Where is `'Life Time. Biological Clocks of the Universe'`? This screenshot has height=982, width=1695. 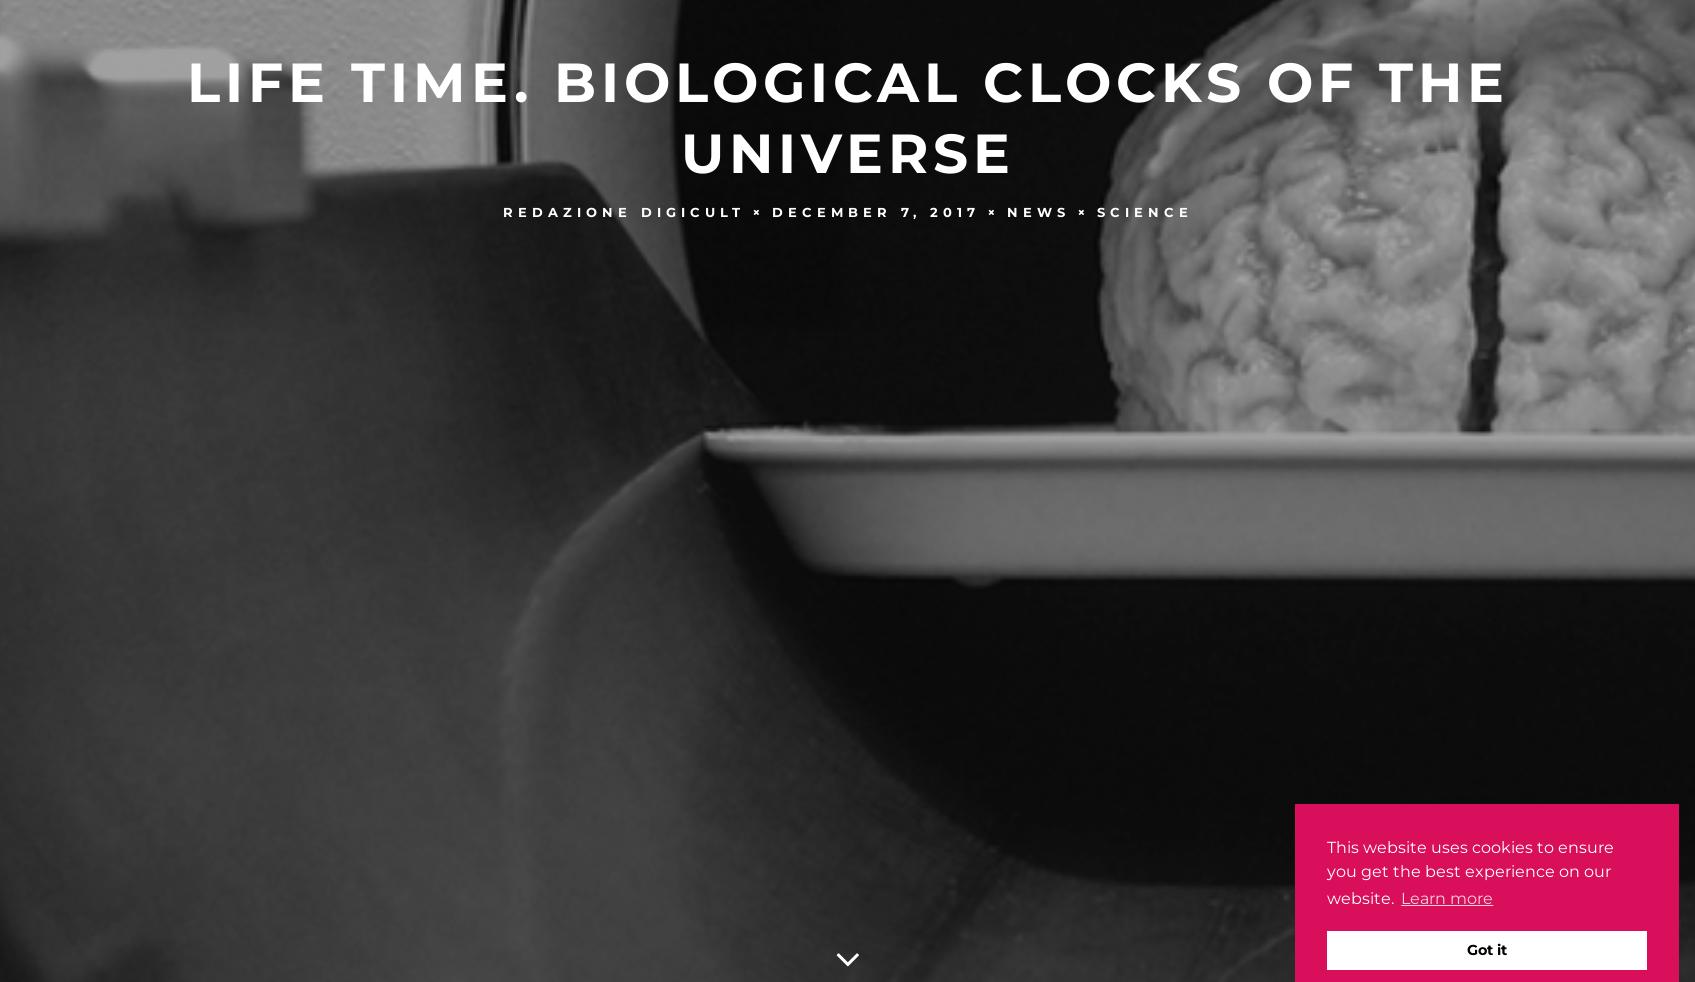 'Life Time. Biological Clocks of the Universe' is located at coordinates (185, 115).